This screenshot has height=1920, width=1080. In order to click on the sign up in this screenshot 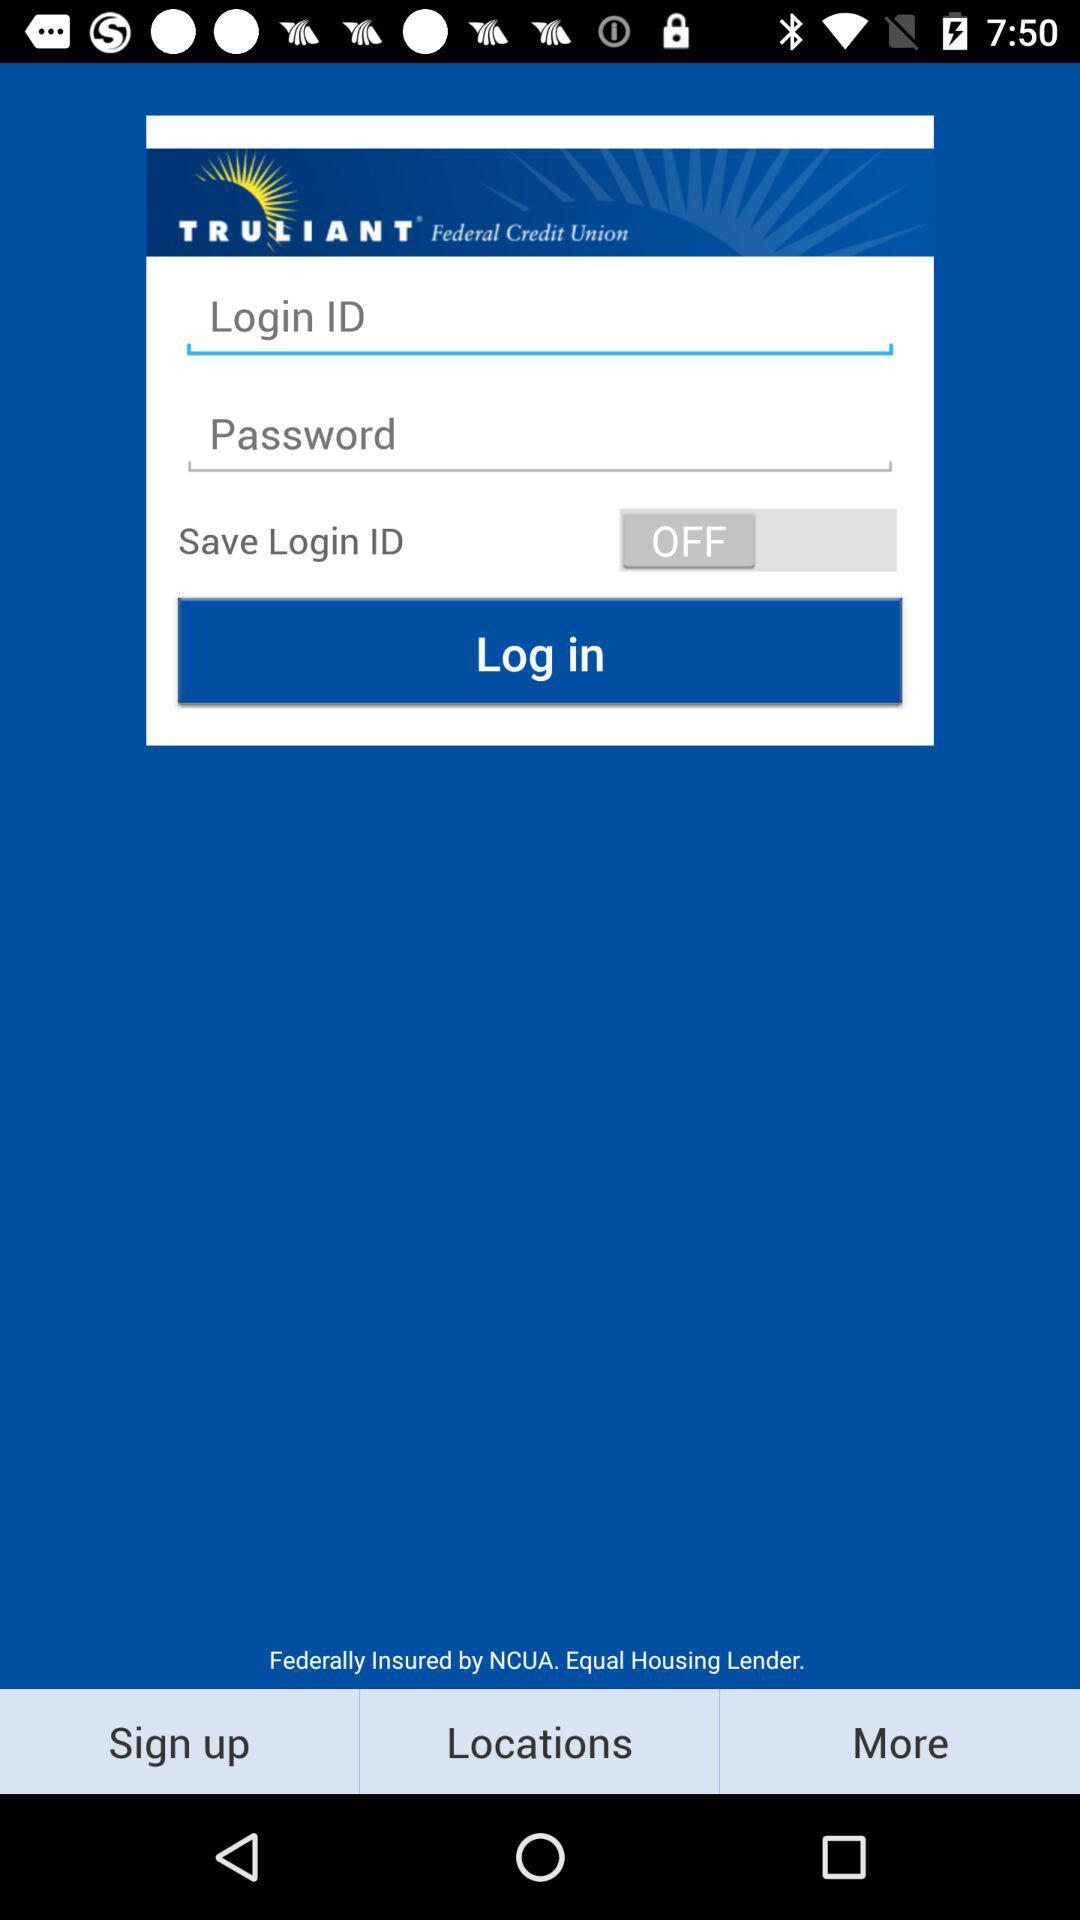, I will do `click(178, 1740)`.